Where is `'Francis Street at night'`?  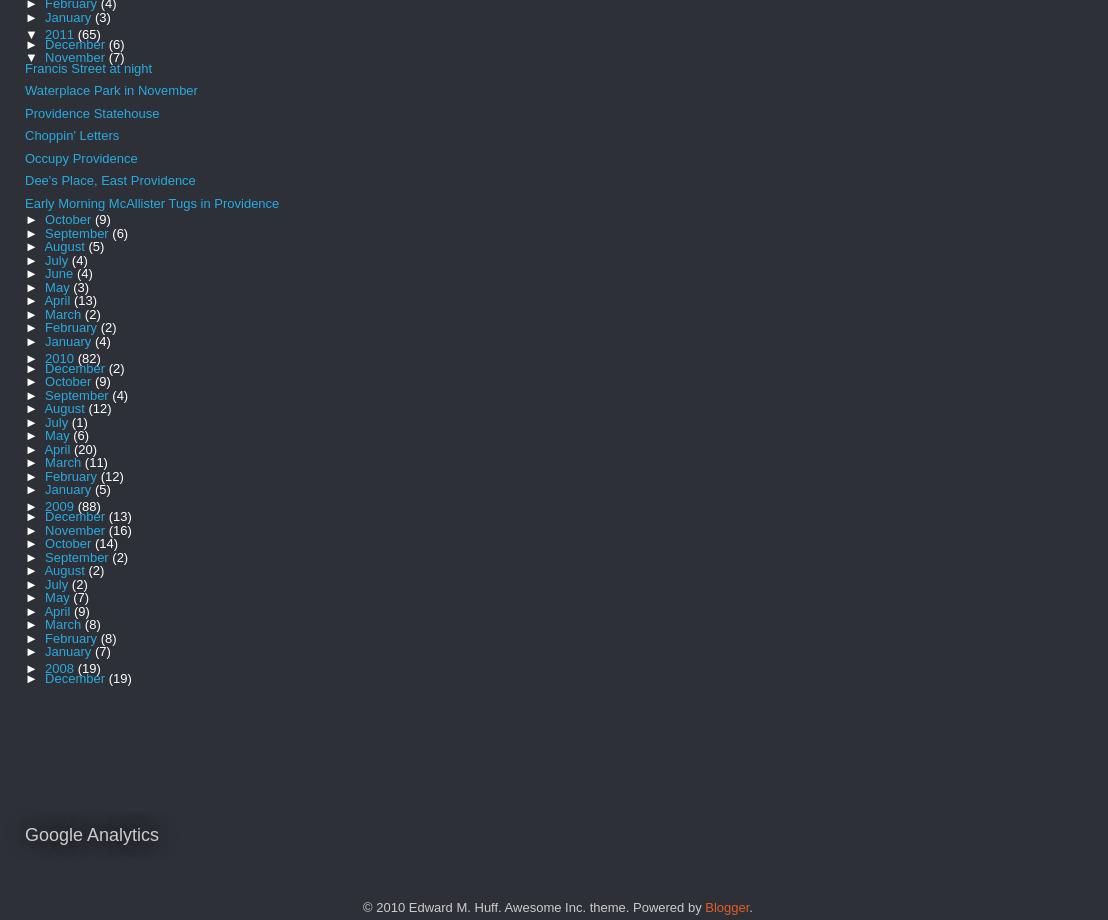
'Francis Street at night' is located at coordinates (87, 67).